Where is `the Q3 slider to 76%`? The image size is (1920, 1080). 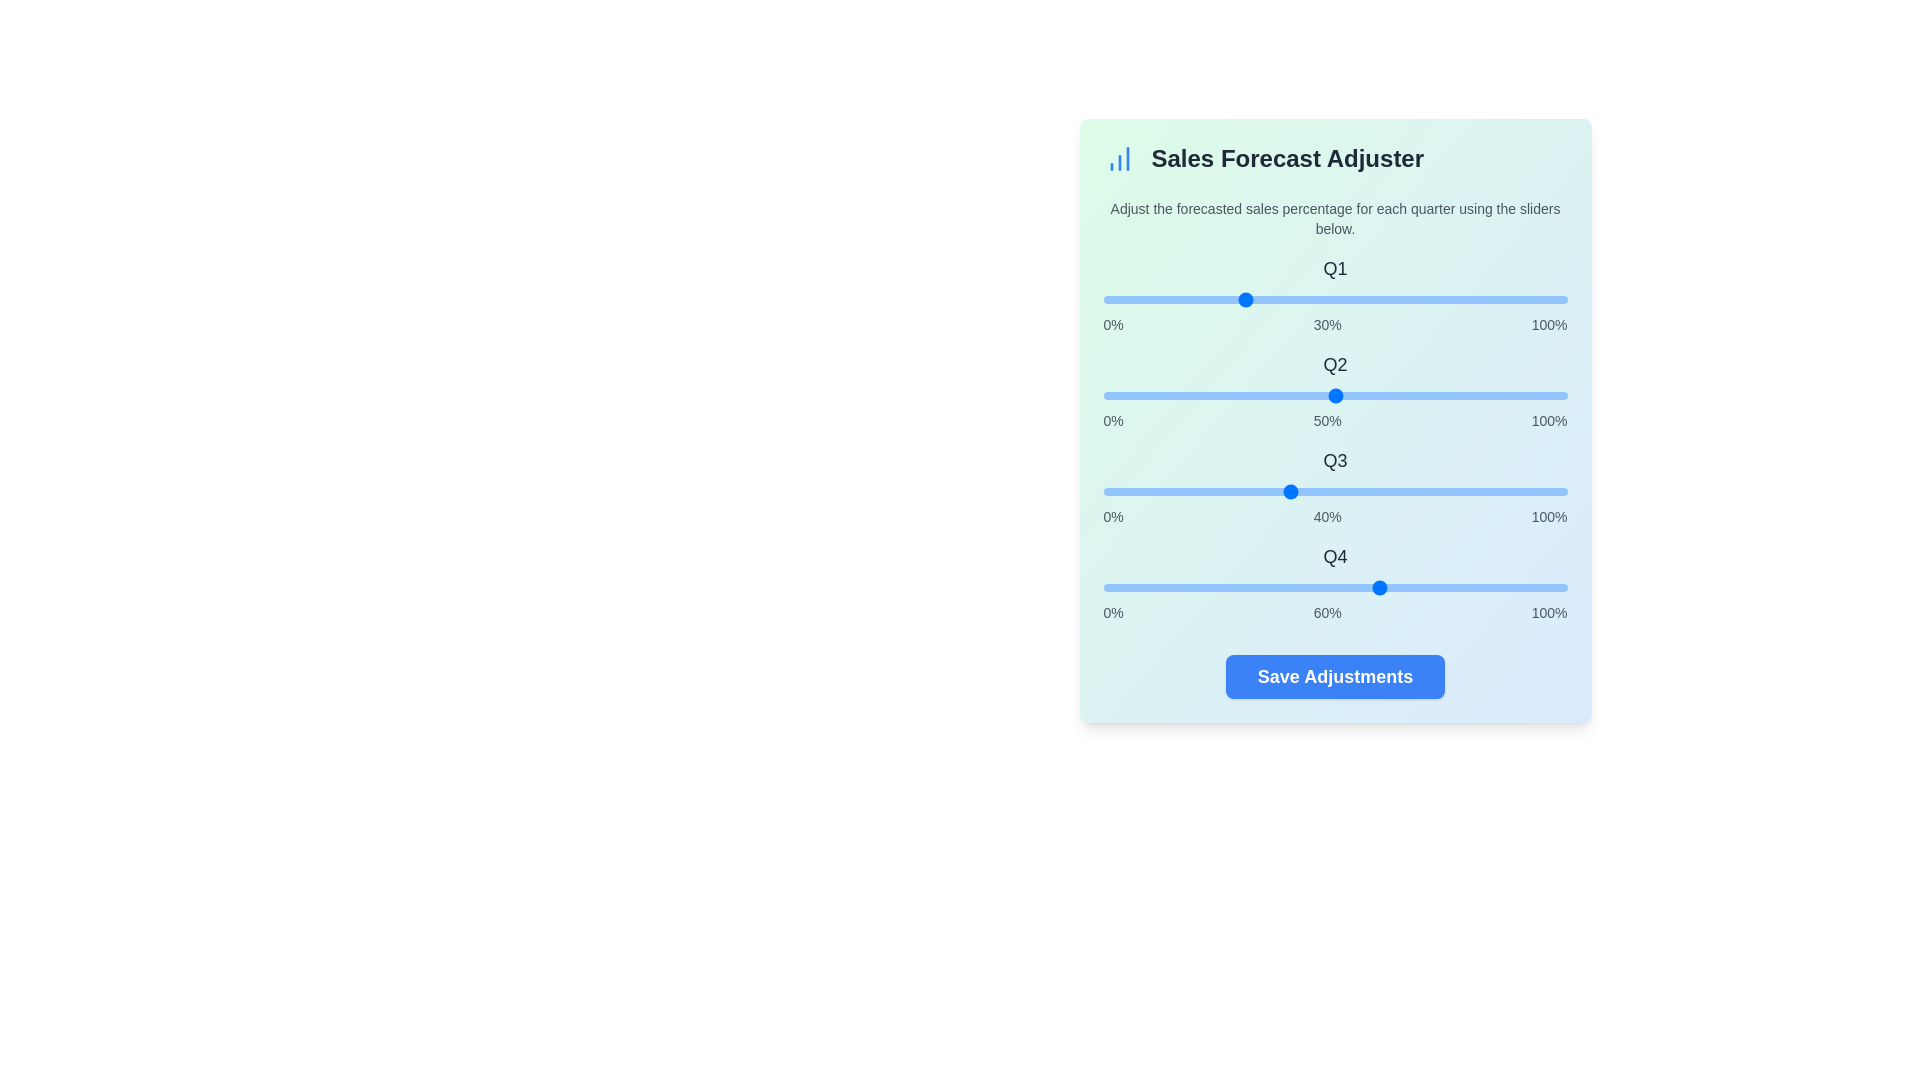 the Q3 slider to 76% is located at coordinates (1456, 492).